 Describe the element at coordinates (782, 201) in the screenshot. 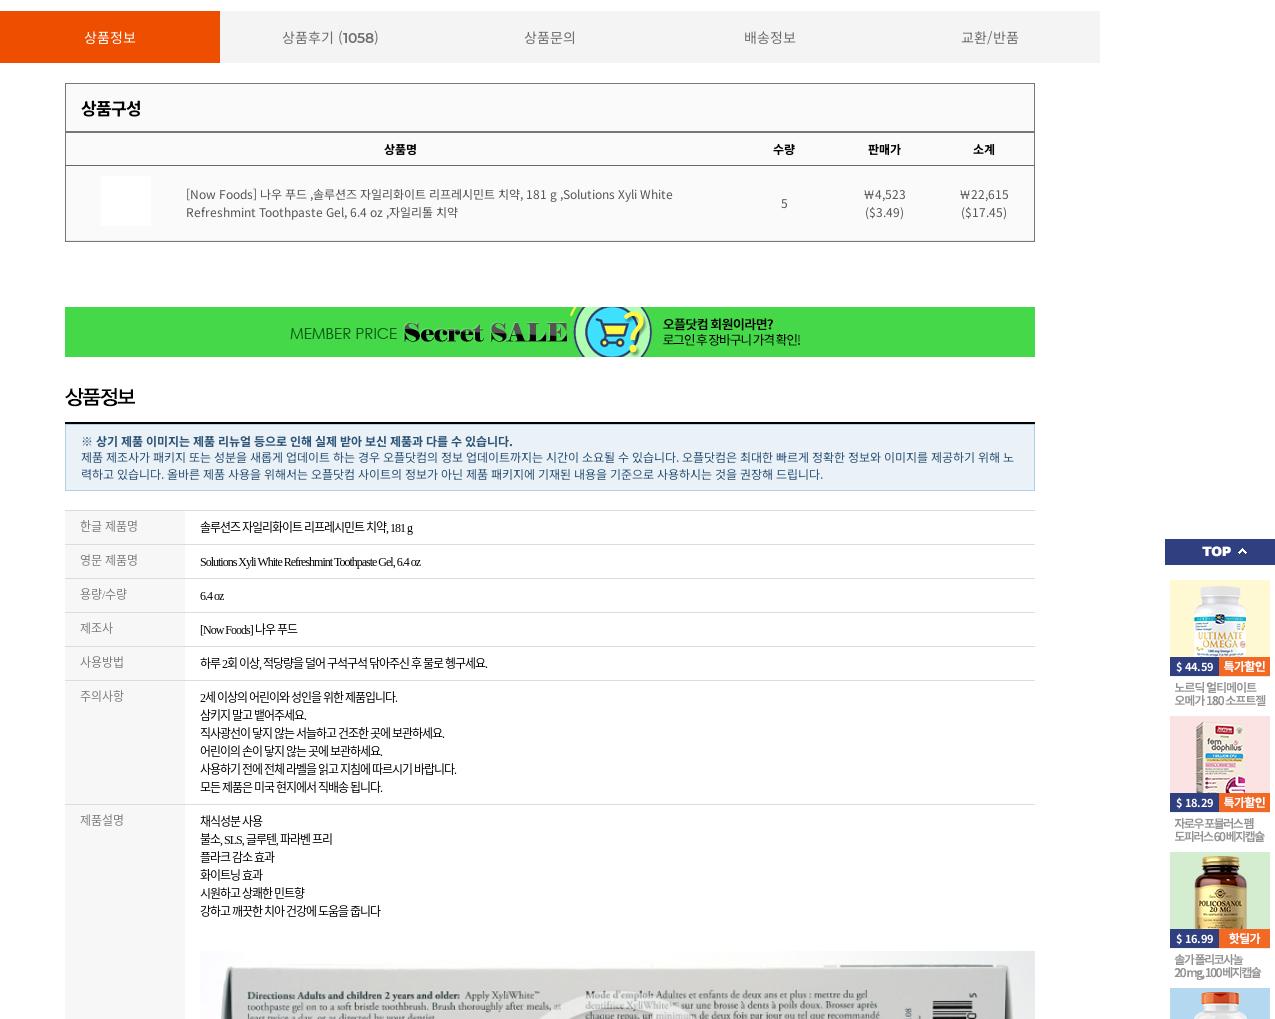

I see `'5'` at that location.